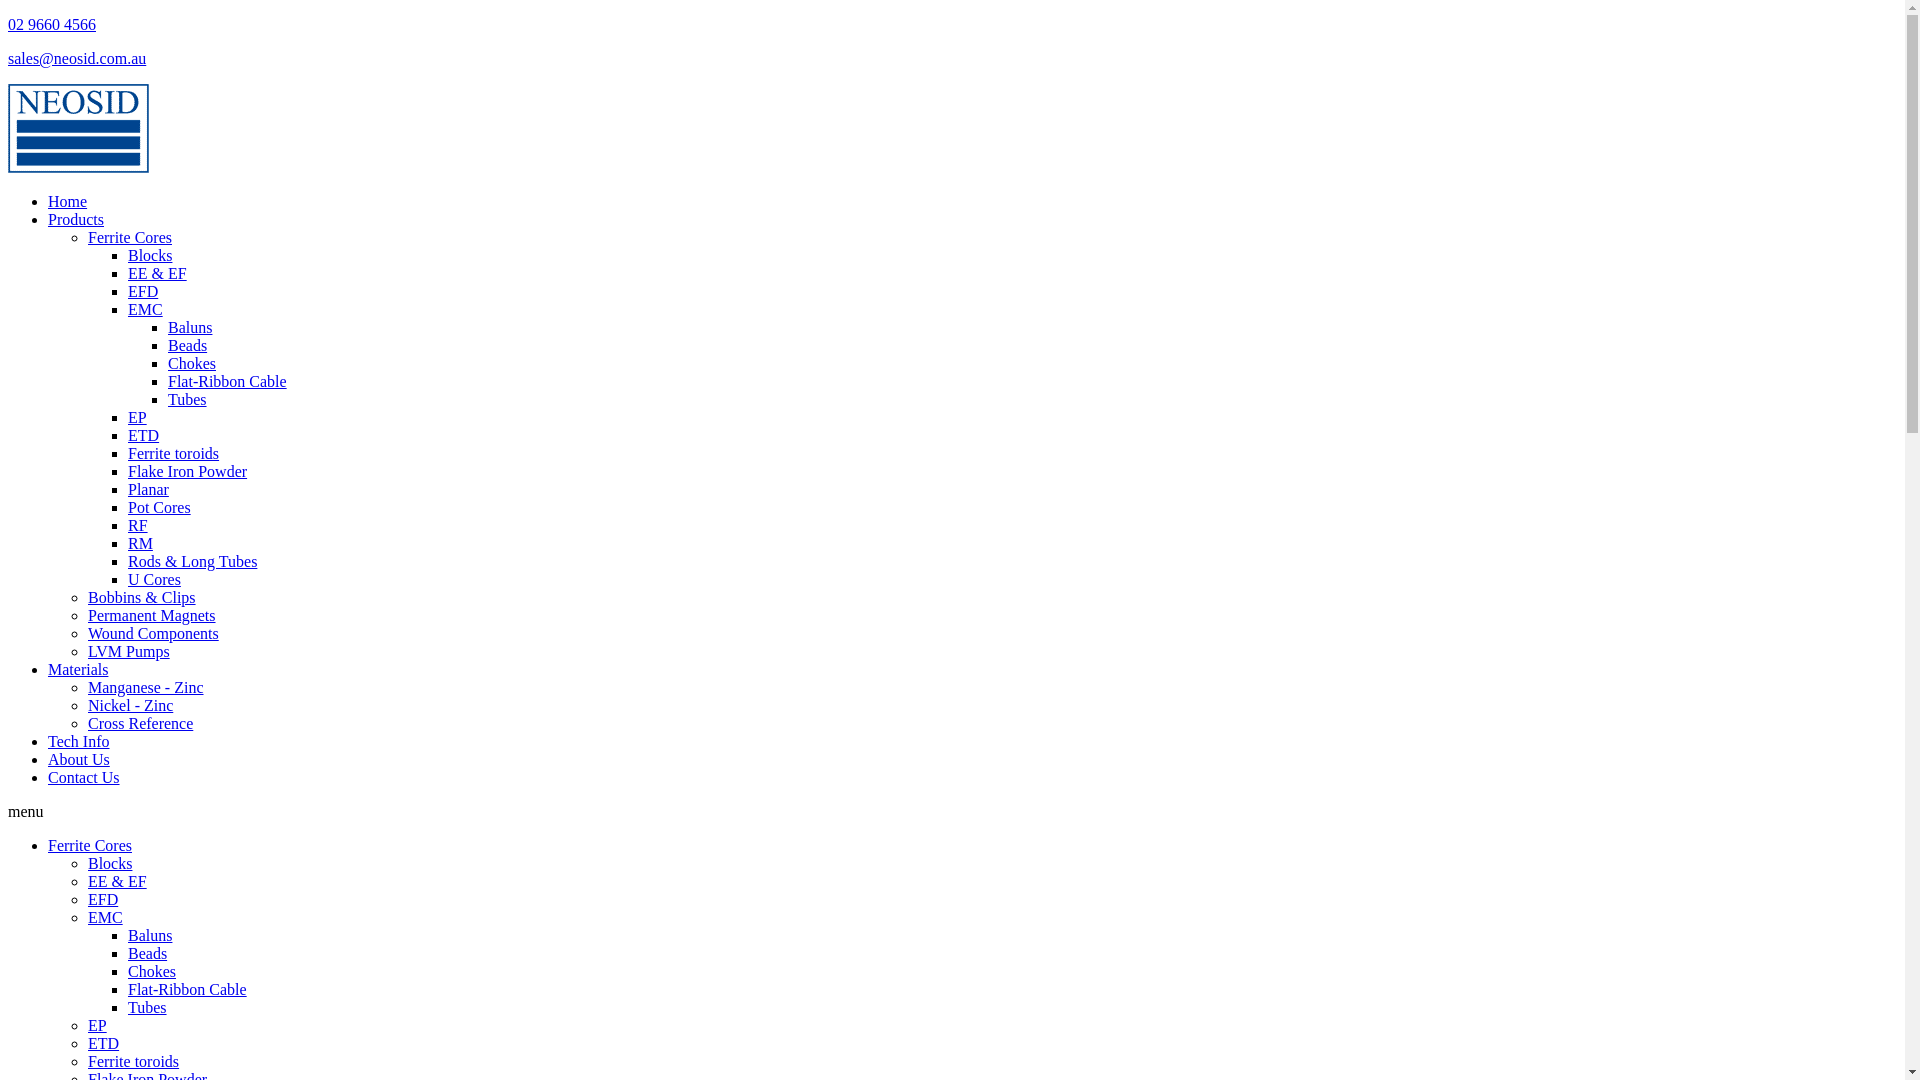 This screenshot has width=1920, height=1080. What do you see at coordinates (141, 596) in the screenshot?
I see `'Bobbins & Clips'` at bounding box center [141, 596].